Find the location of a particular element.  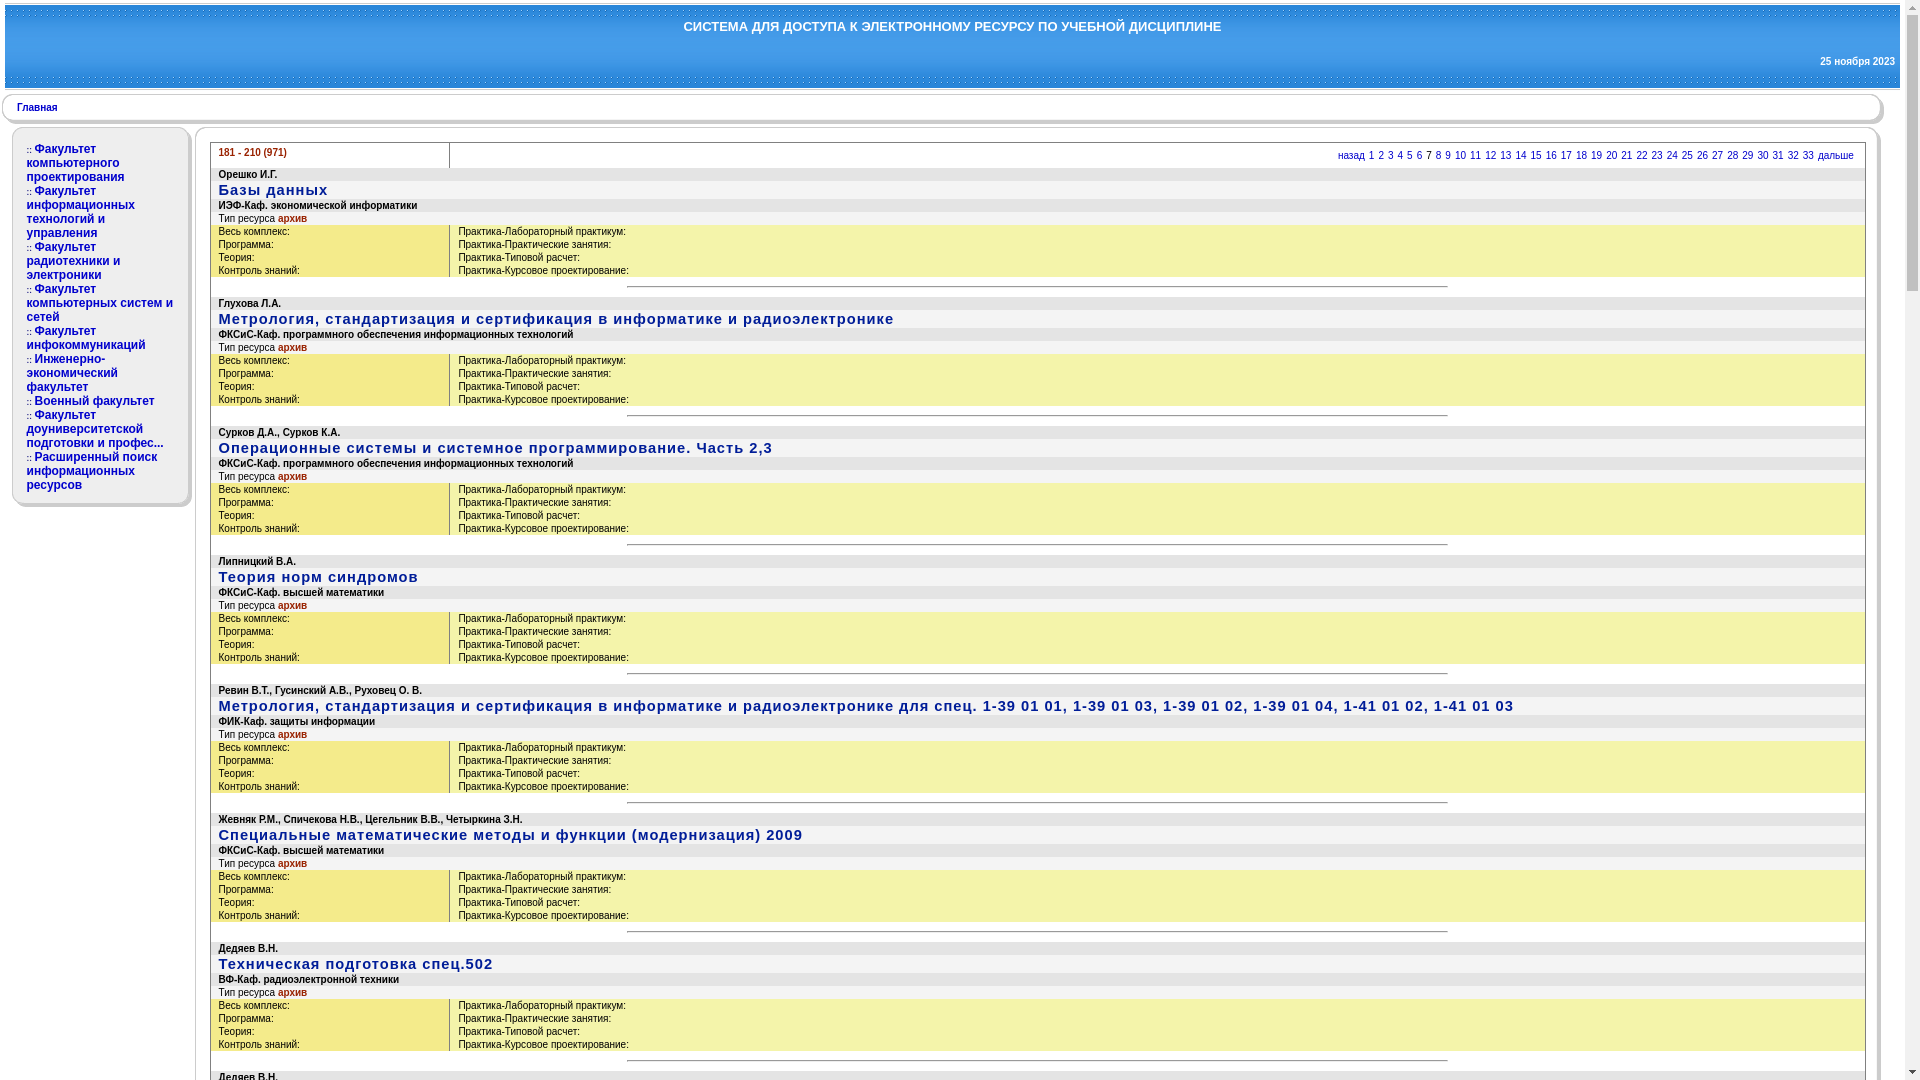

'24' is located at coordinates (1666, 154).